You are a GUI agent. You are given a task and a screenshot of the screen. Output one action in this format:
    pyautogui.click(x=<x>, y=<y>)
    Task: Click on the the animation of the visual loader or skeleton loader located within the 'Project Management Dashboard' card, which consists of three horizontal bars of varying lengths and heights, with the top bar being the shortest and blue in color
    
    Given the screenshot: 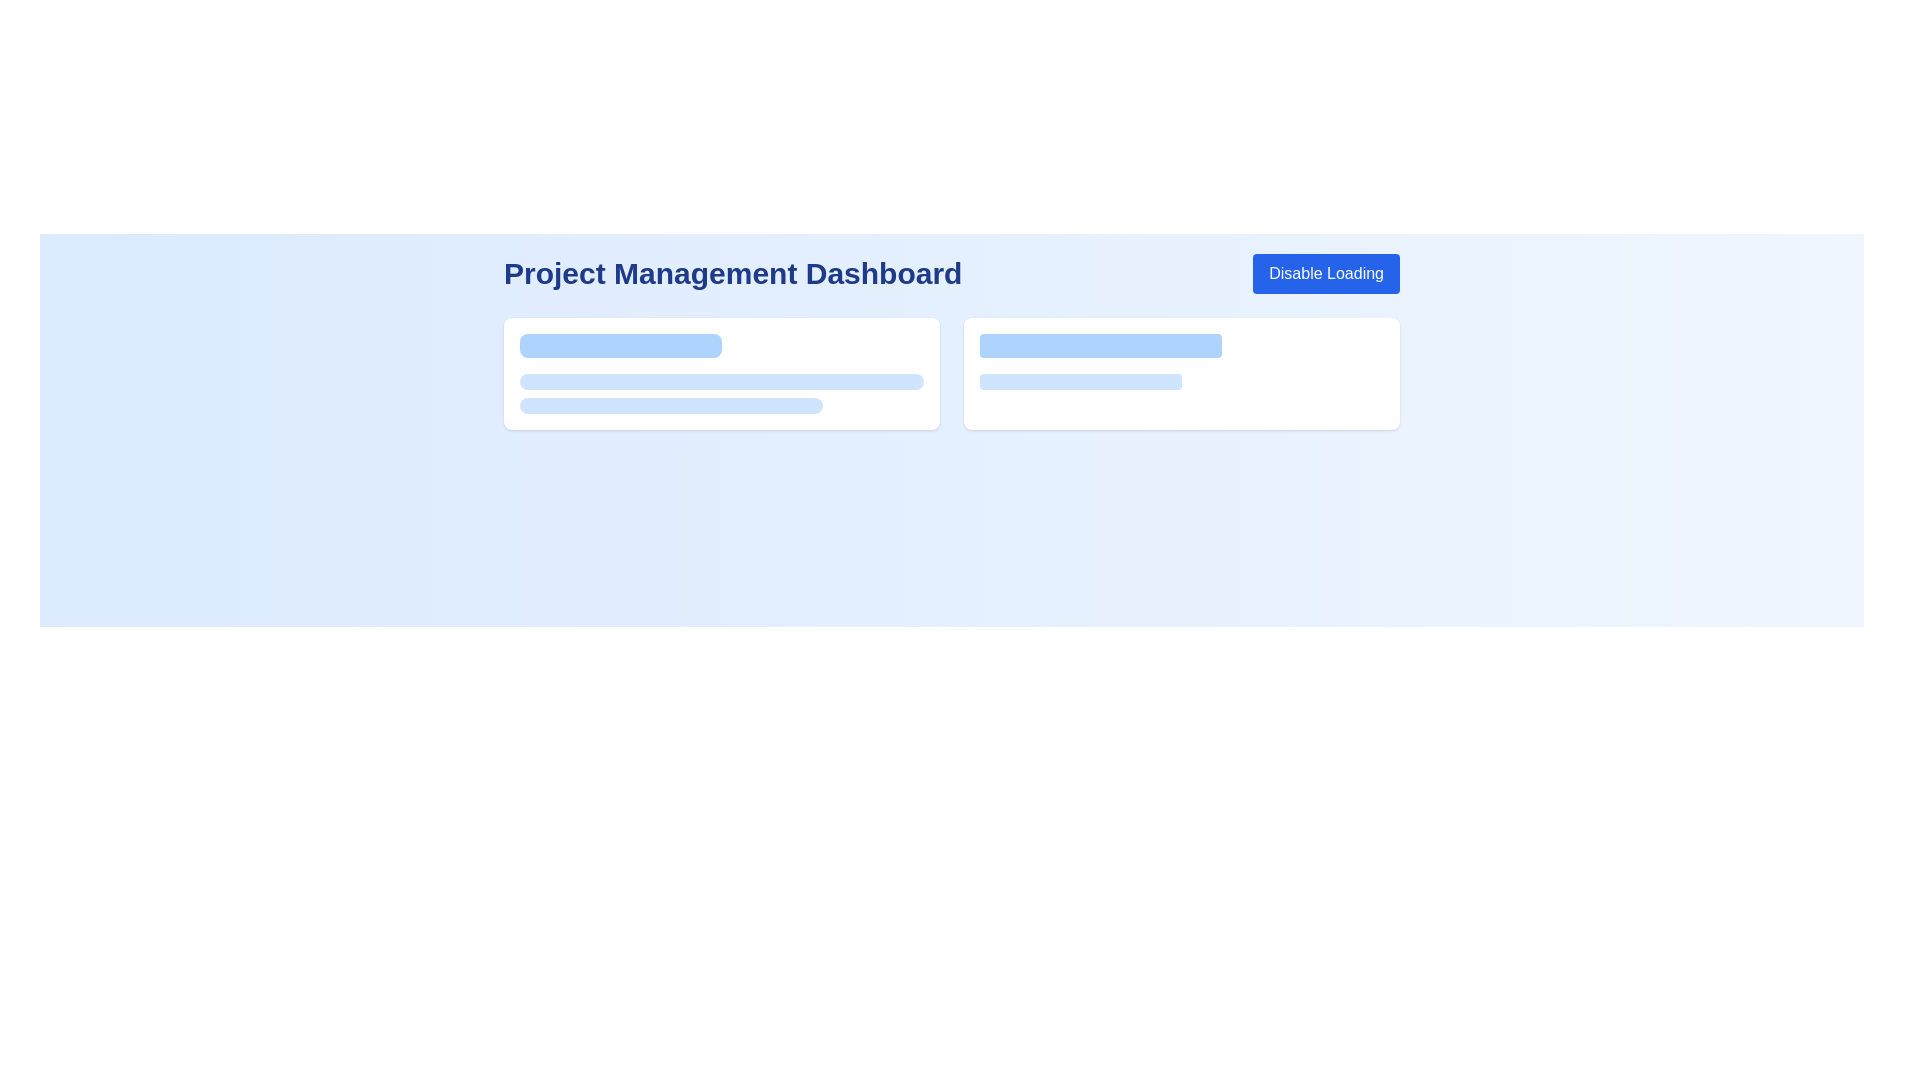 What is the action you would take?
    pyautogui.click(x=720, y=374)
    